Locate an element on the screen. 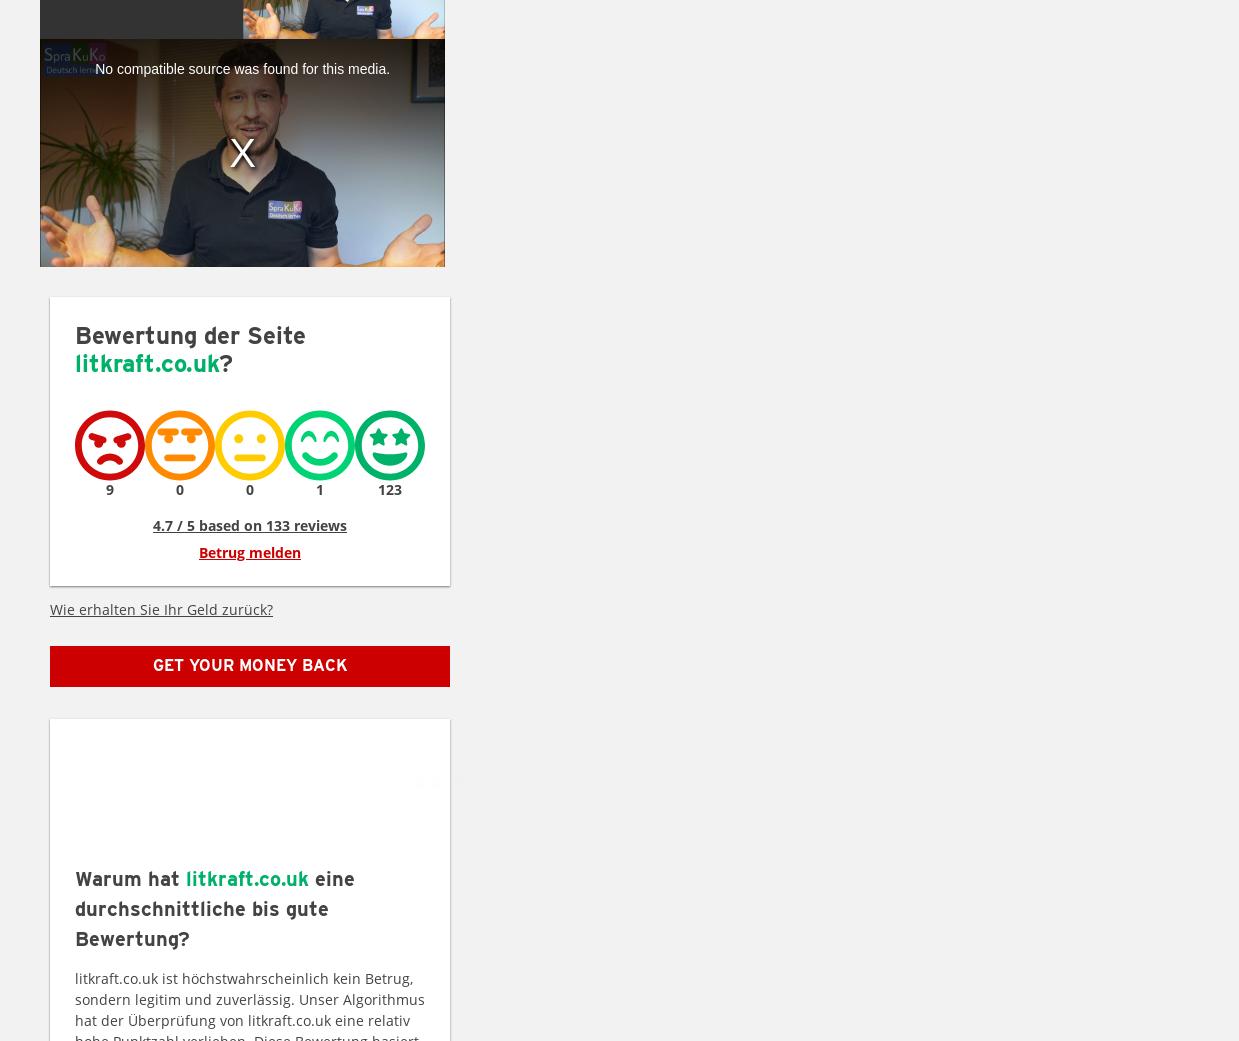 This screenshot has height=1041, width=1239. 'GET YOUR MONEY BACK' is located at coordinates (248, 664).